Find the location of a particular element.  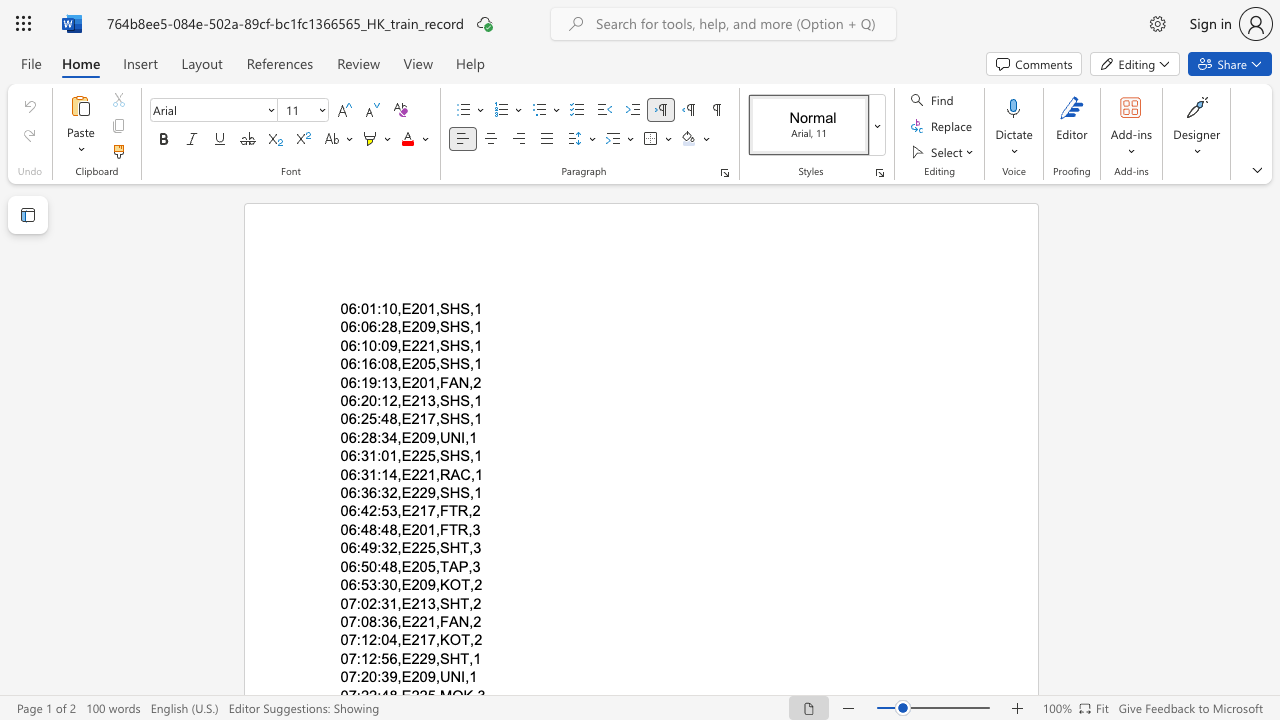

the subset text ",3" within the text "06:48:48,E201,FTR,3" is located at coordinates (467, 528).